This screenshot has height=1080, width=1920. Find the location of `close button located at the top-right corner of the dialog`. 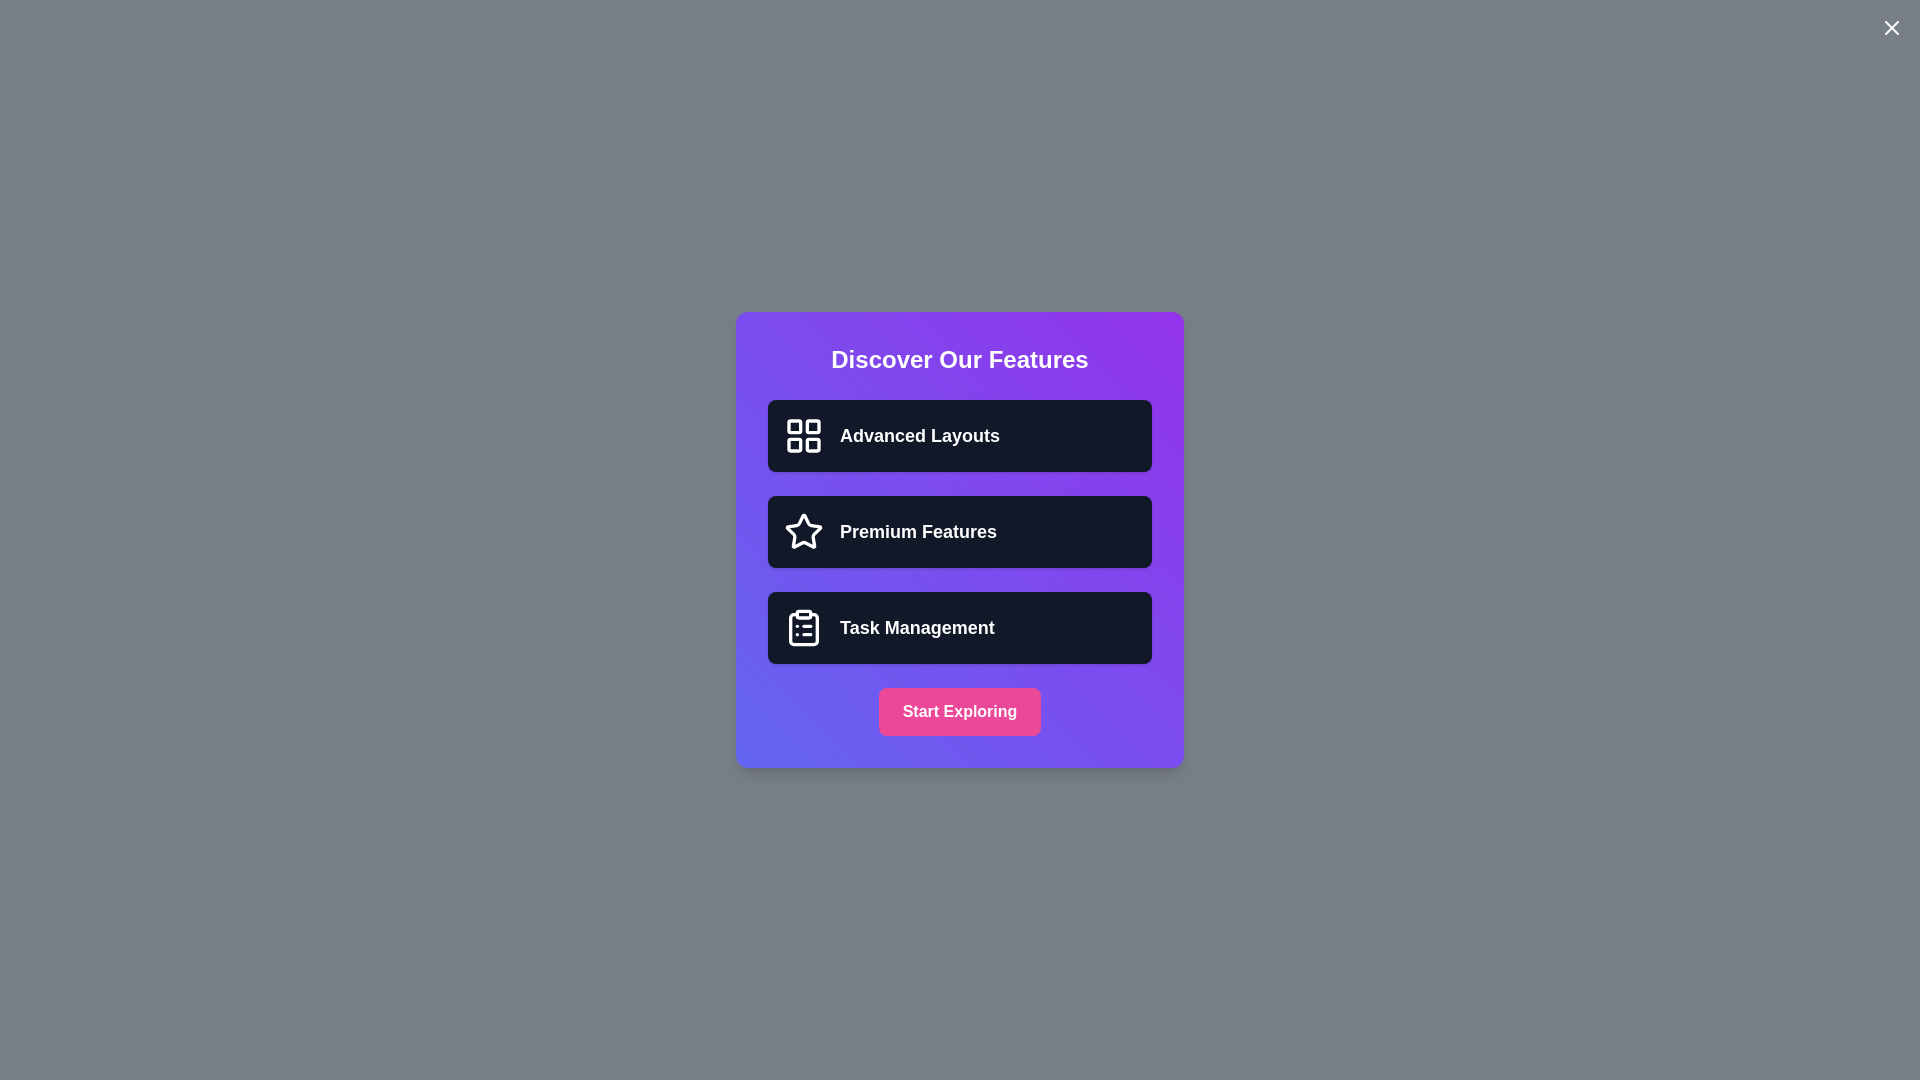

close button located at the top-right corner of the dialog is located at coordinates (1890, 27).